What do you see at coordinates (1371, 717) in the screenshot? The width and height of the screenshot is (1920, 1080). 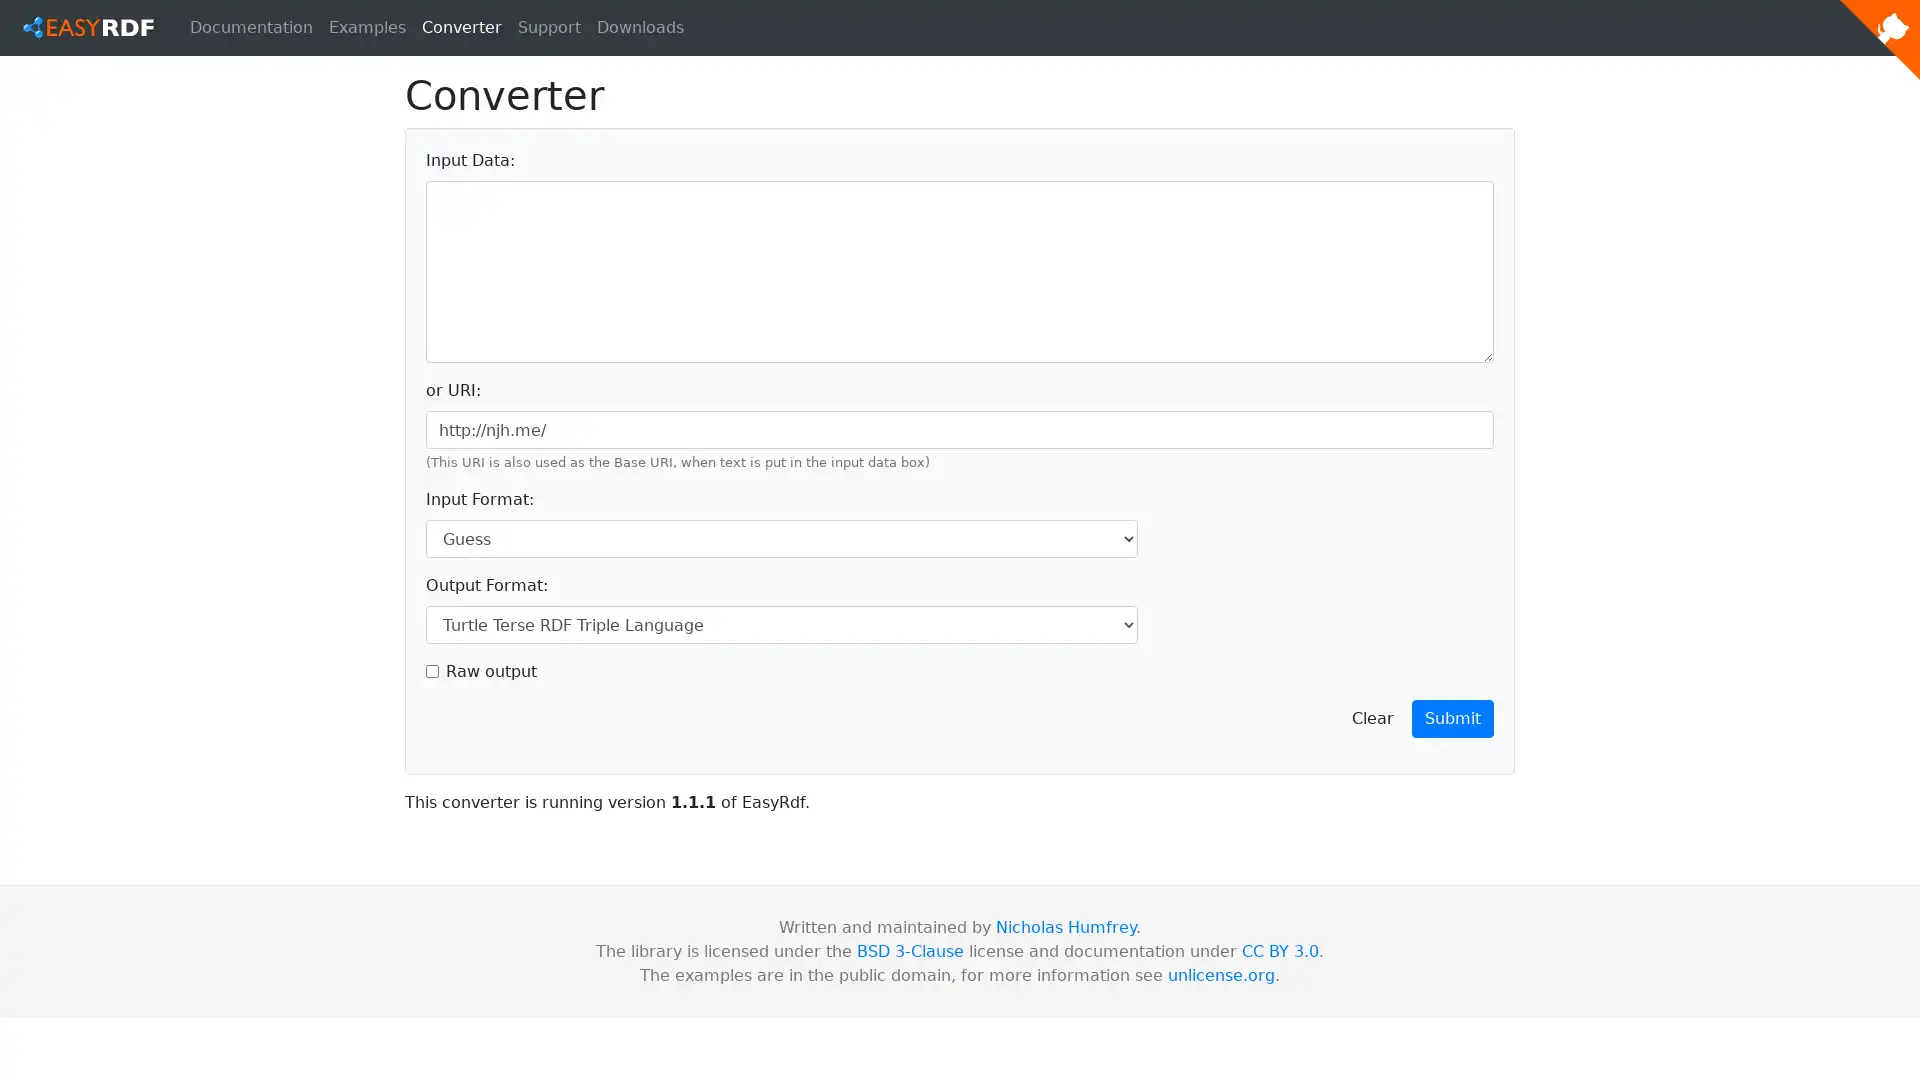 I see `Clear` at bounding box center [1371, 717].